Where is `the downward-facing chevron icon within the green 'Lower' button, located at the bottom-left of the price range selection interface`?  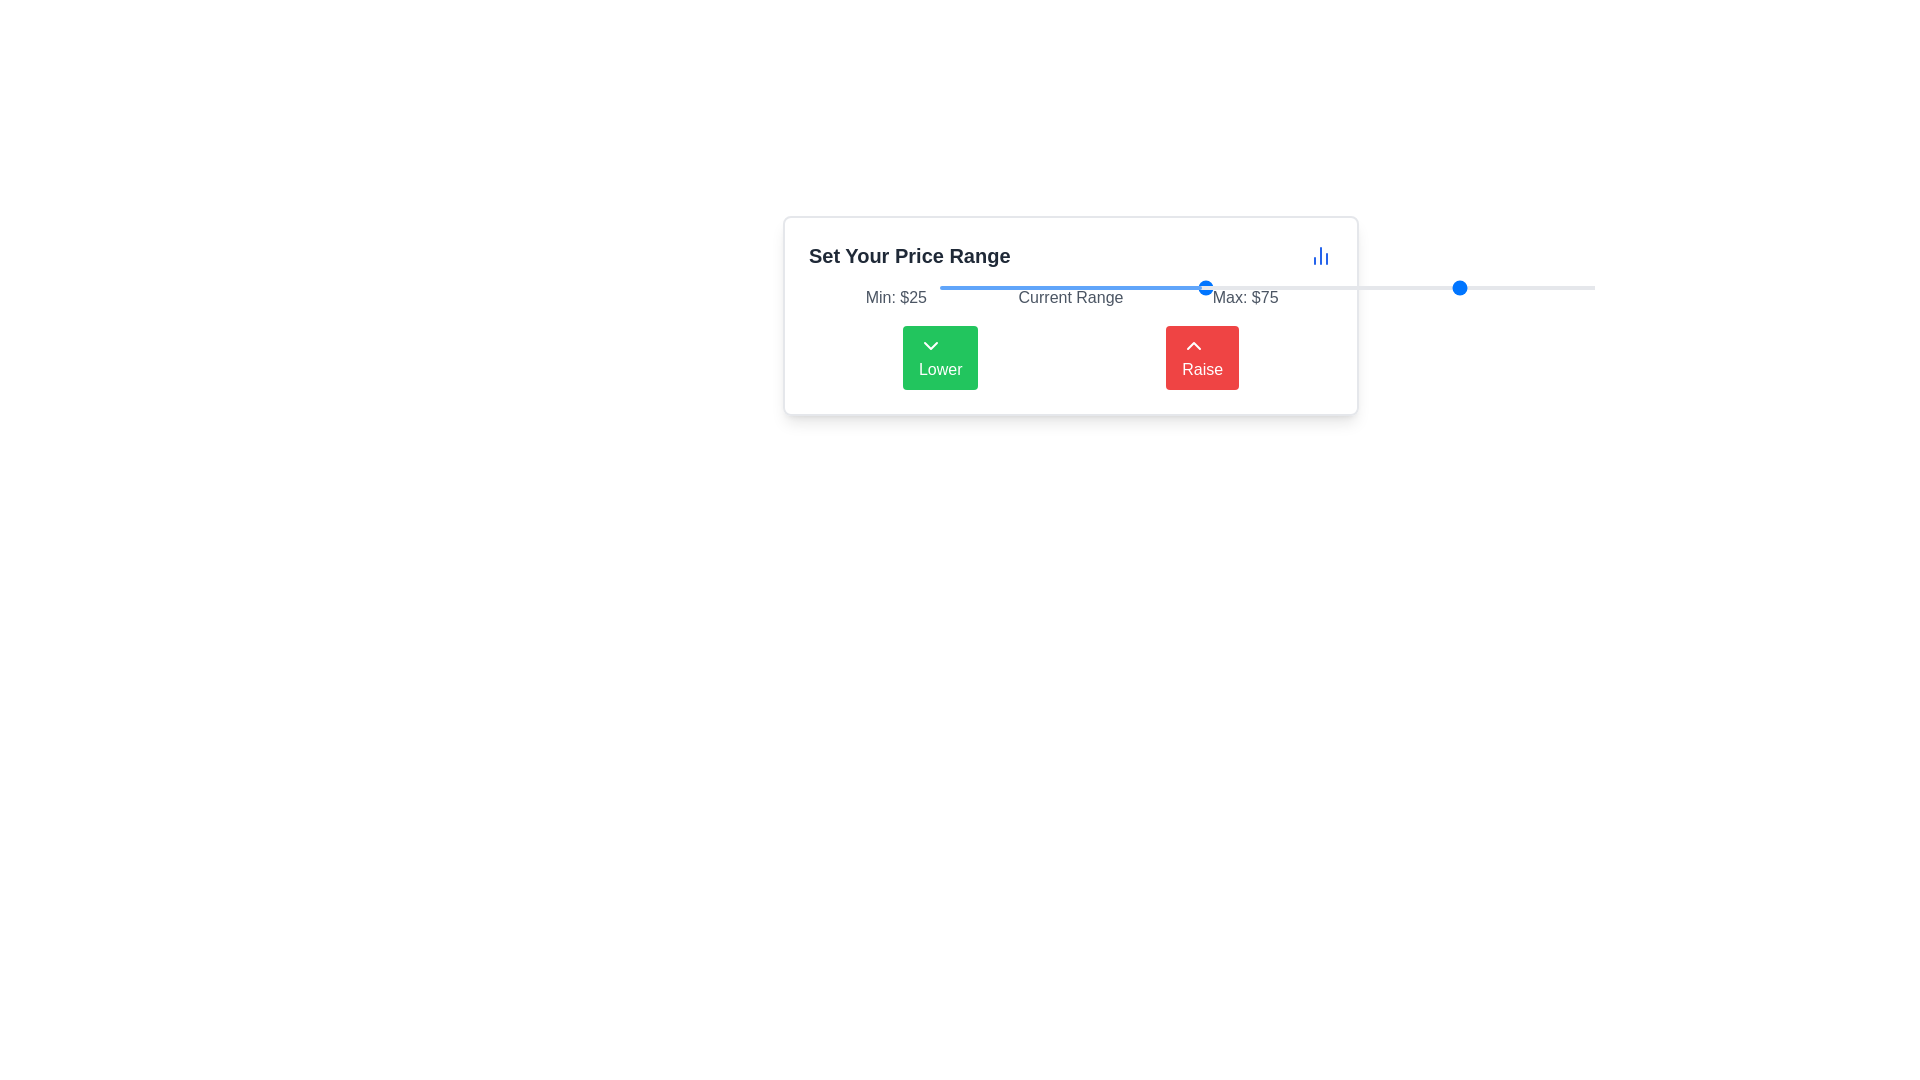
the downward-facing chevron icon within the green 'Lower' button, located at the bottom-left of the price range selection interface is located at coordinates (929, 345).